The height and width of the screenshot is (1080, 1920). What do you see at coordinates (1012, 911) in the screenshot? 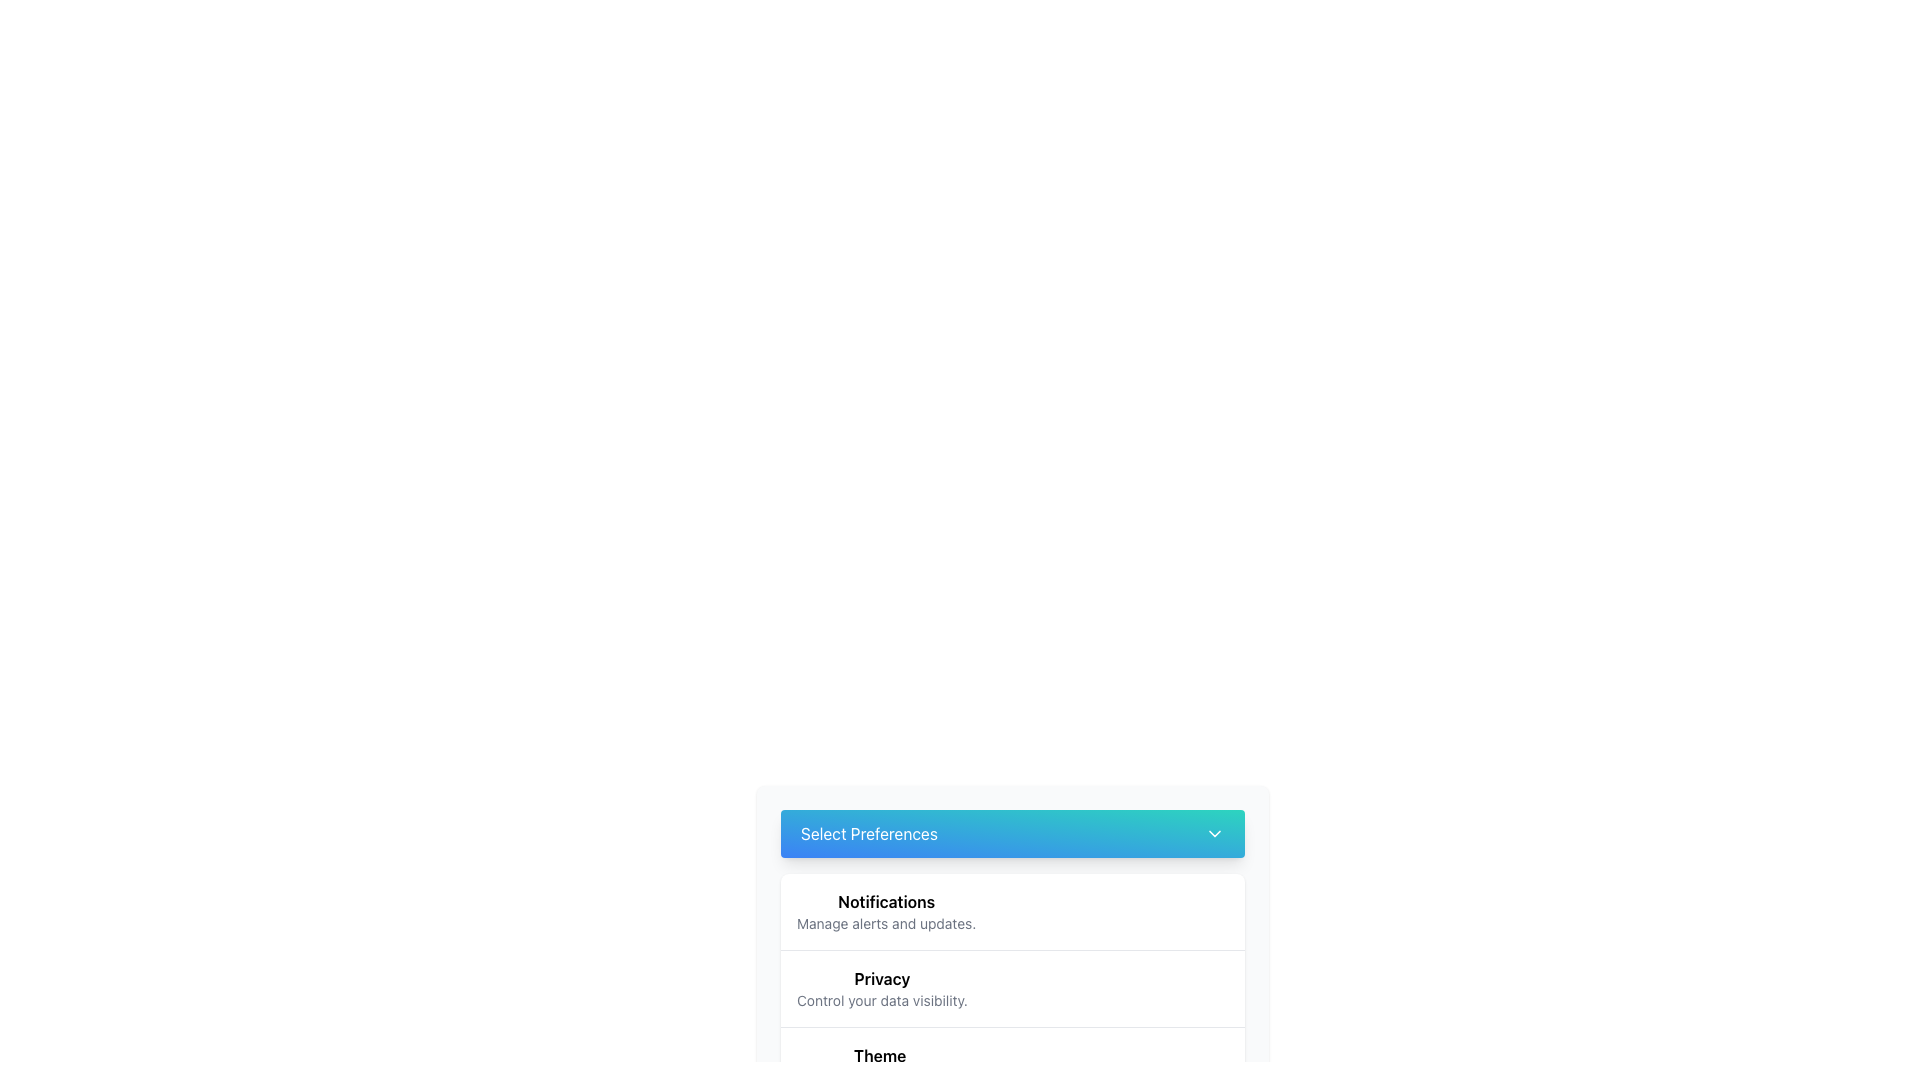
I see `the 'Notifications' menu item, which is the first item under the 'Select Preferences' section` at bounding box center [1012, 911].